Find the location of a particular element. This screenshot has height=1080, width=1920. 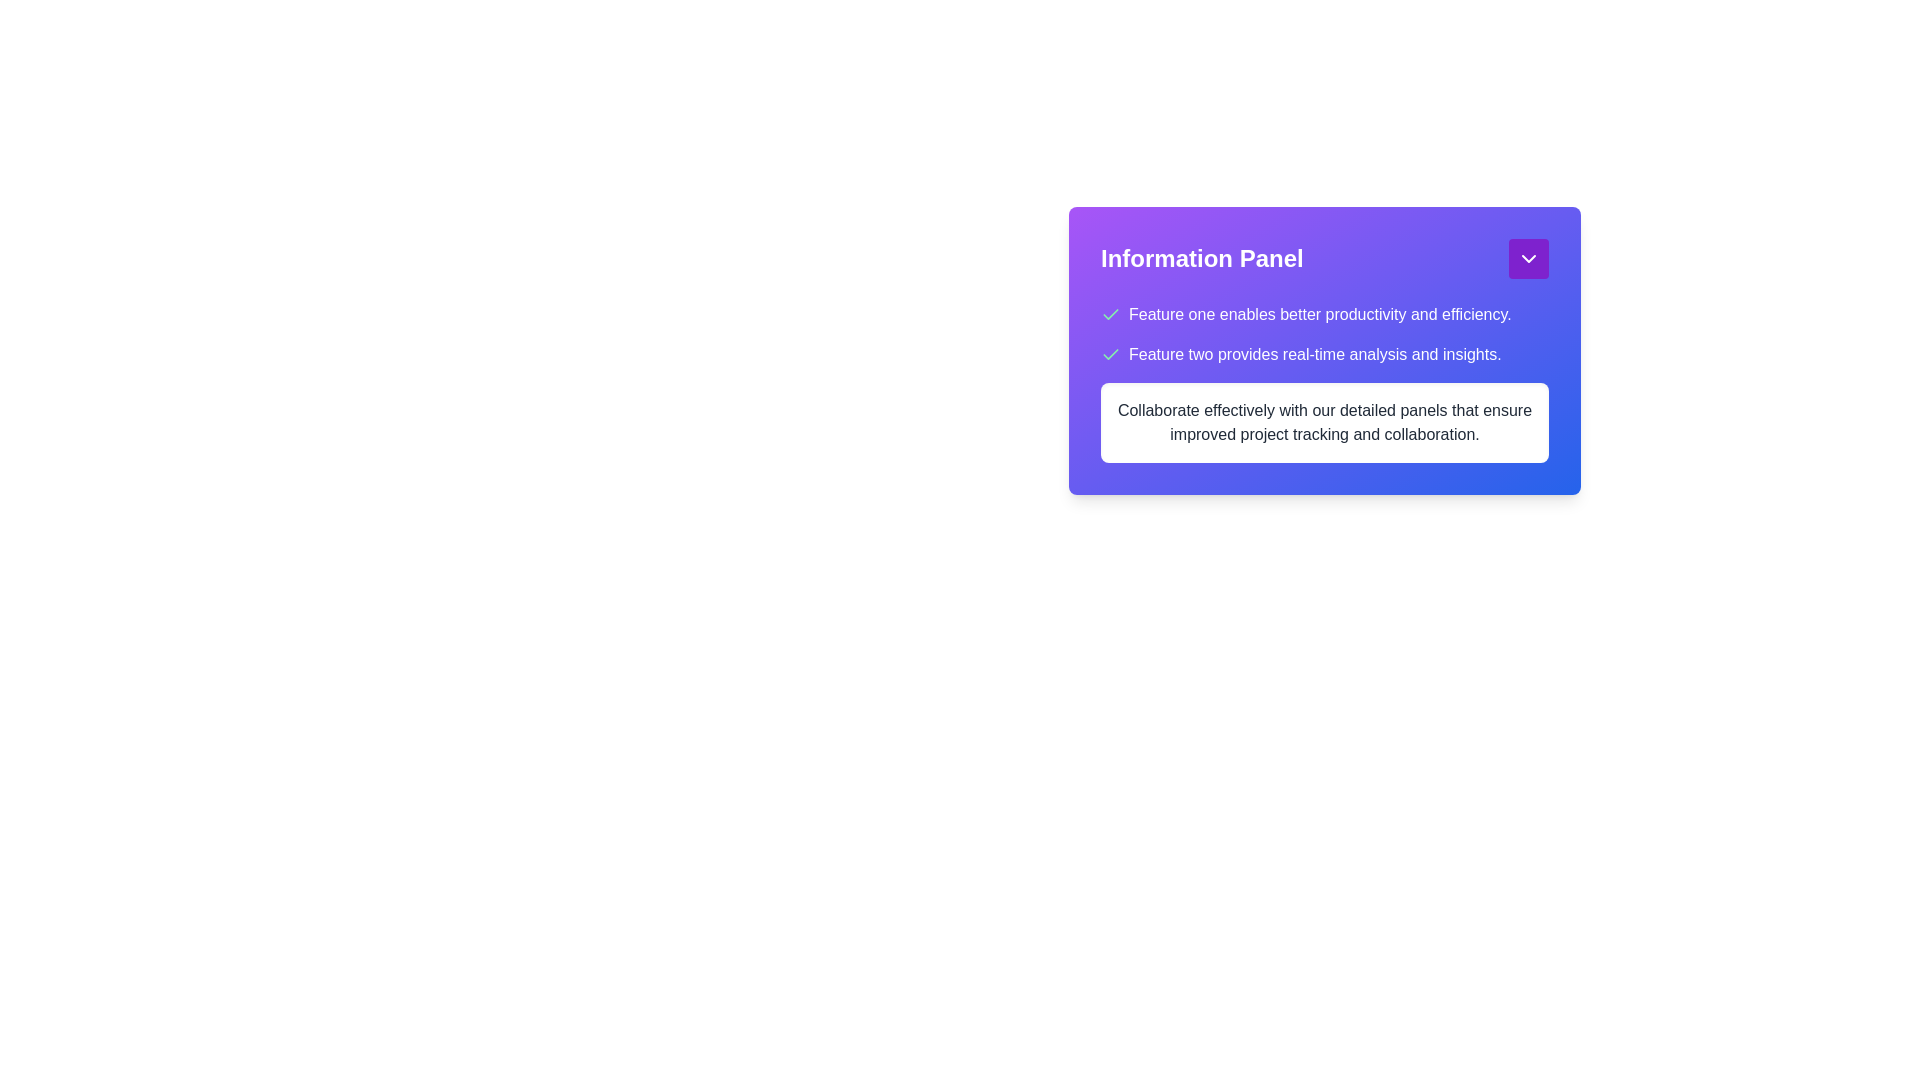

the decorative icon indicating the confirmation of an item in the list, located in the second row under the 'Information Panel' next to the text 'Feature two provides real-time analysis and insights.' is located at coordinates (1109, 313).